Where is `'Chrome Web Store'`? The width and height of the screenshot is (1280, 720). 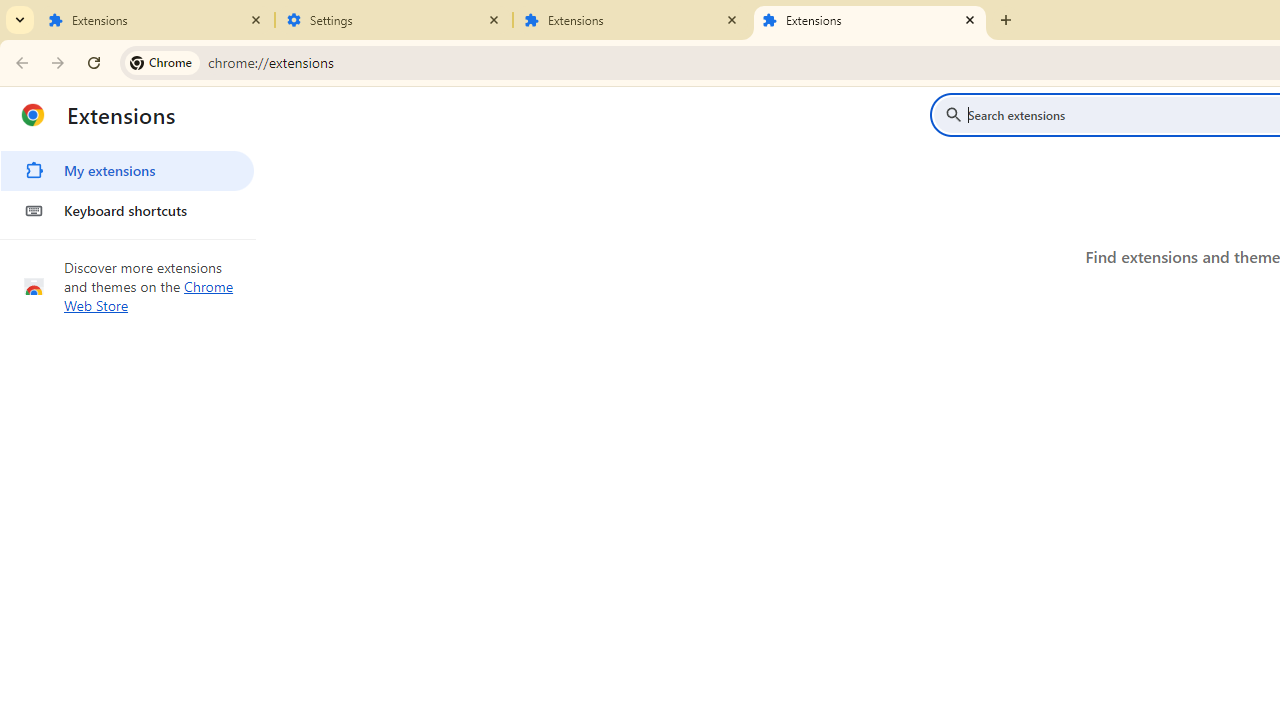
'Chrome Web Store' is located at coordinates (148, 296).